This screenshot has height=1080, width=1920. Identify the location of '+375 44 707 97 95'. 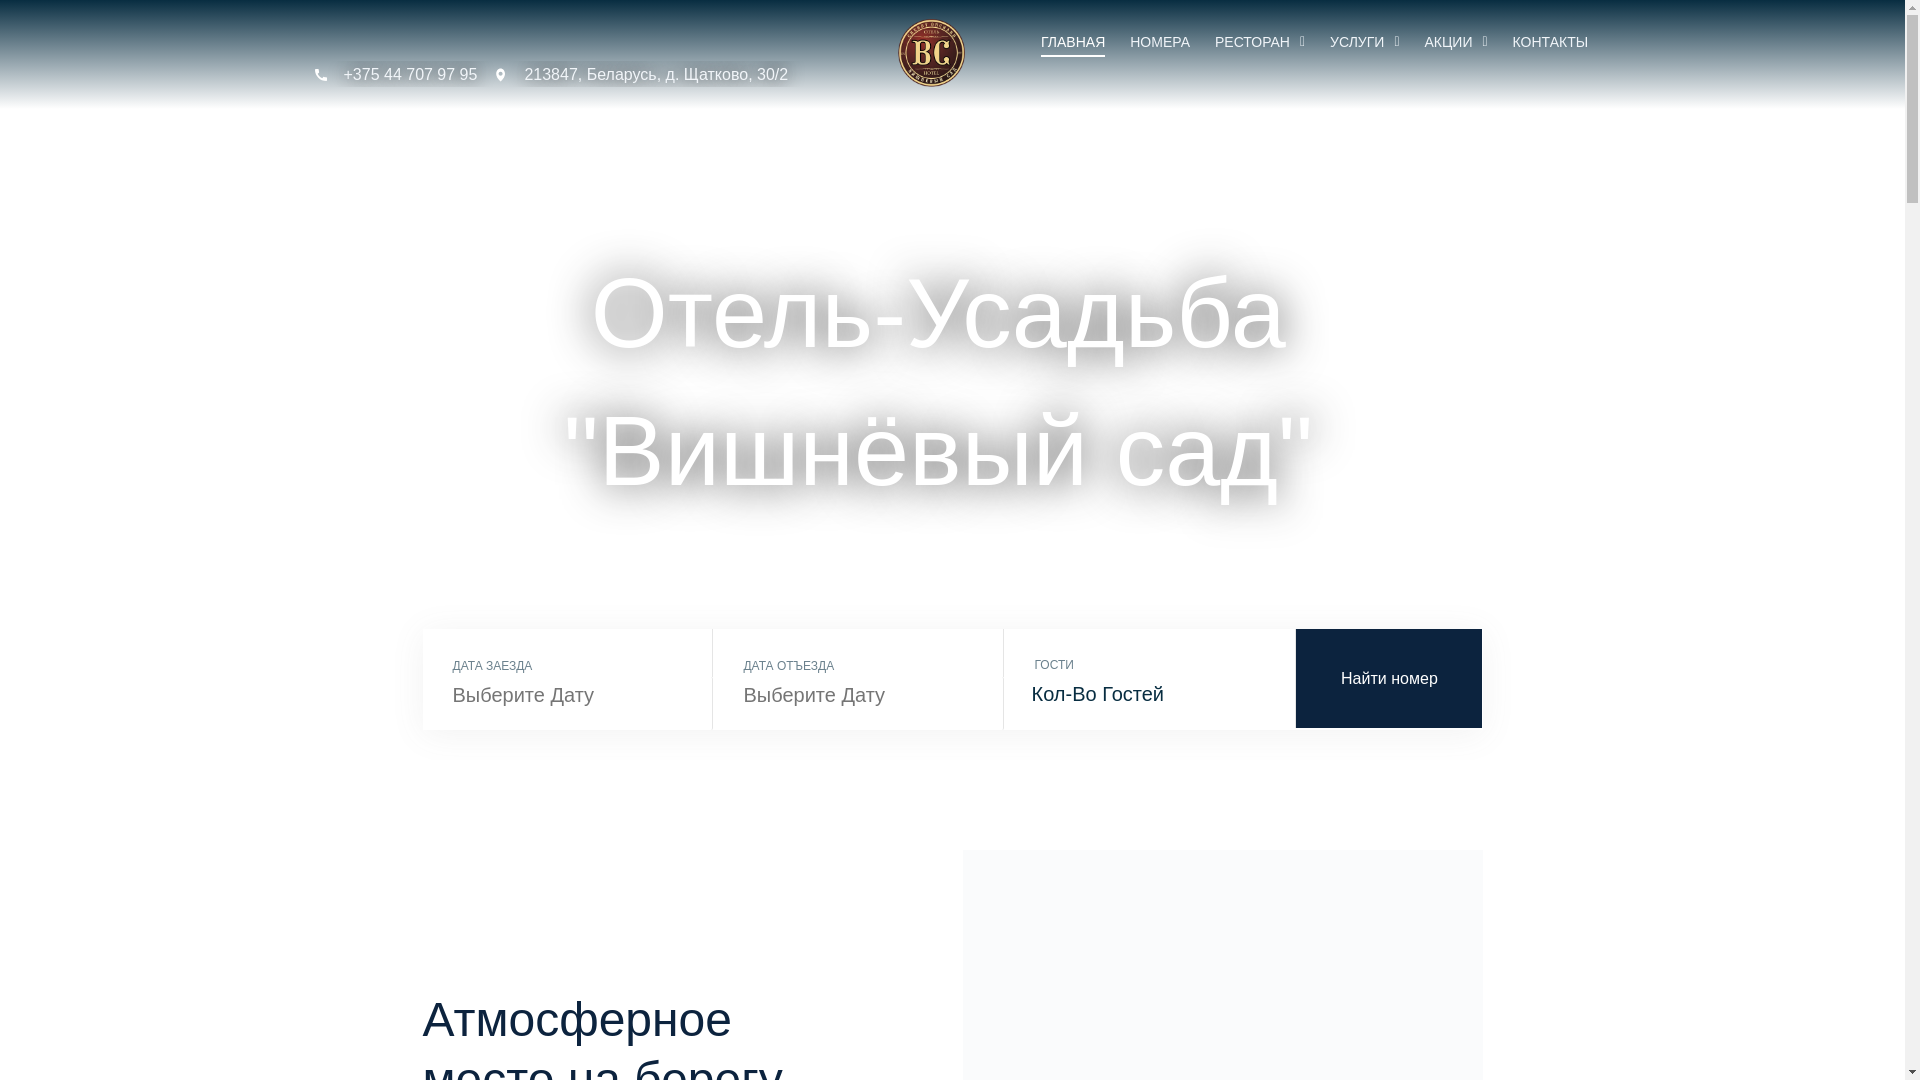
(394, 73).